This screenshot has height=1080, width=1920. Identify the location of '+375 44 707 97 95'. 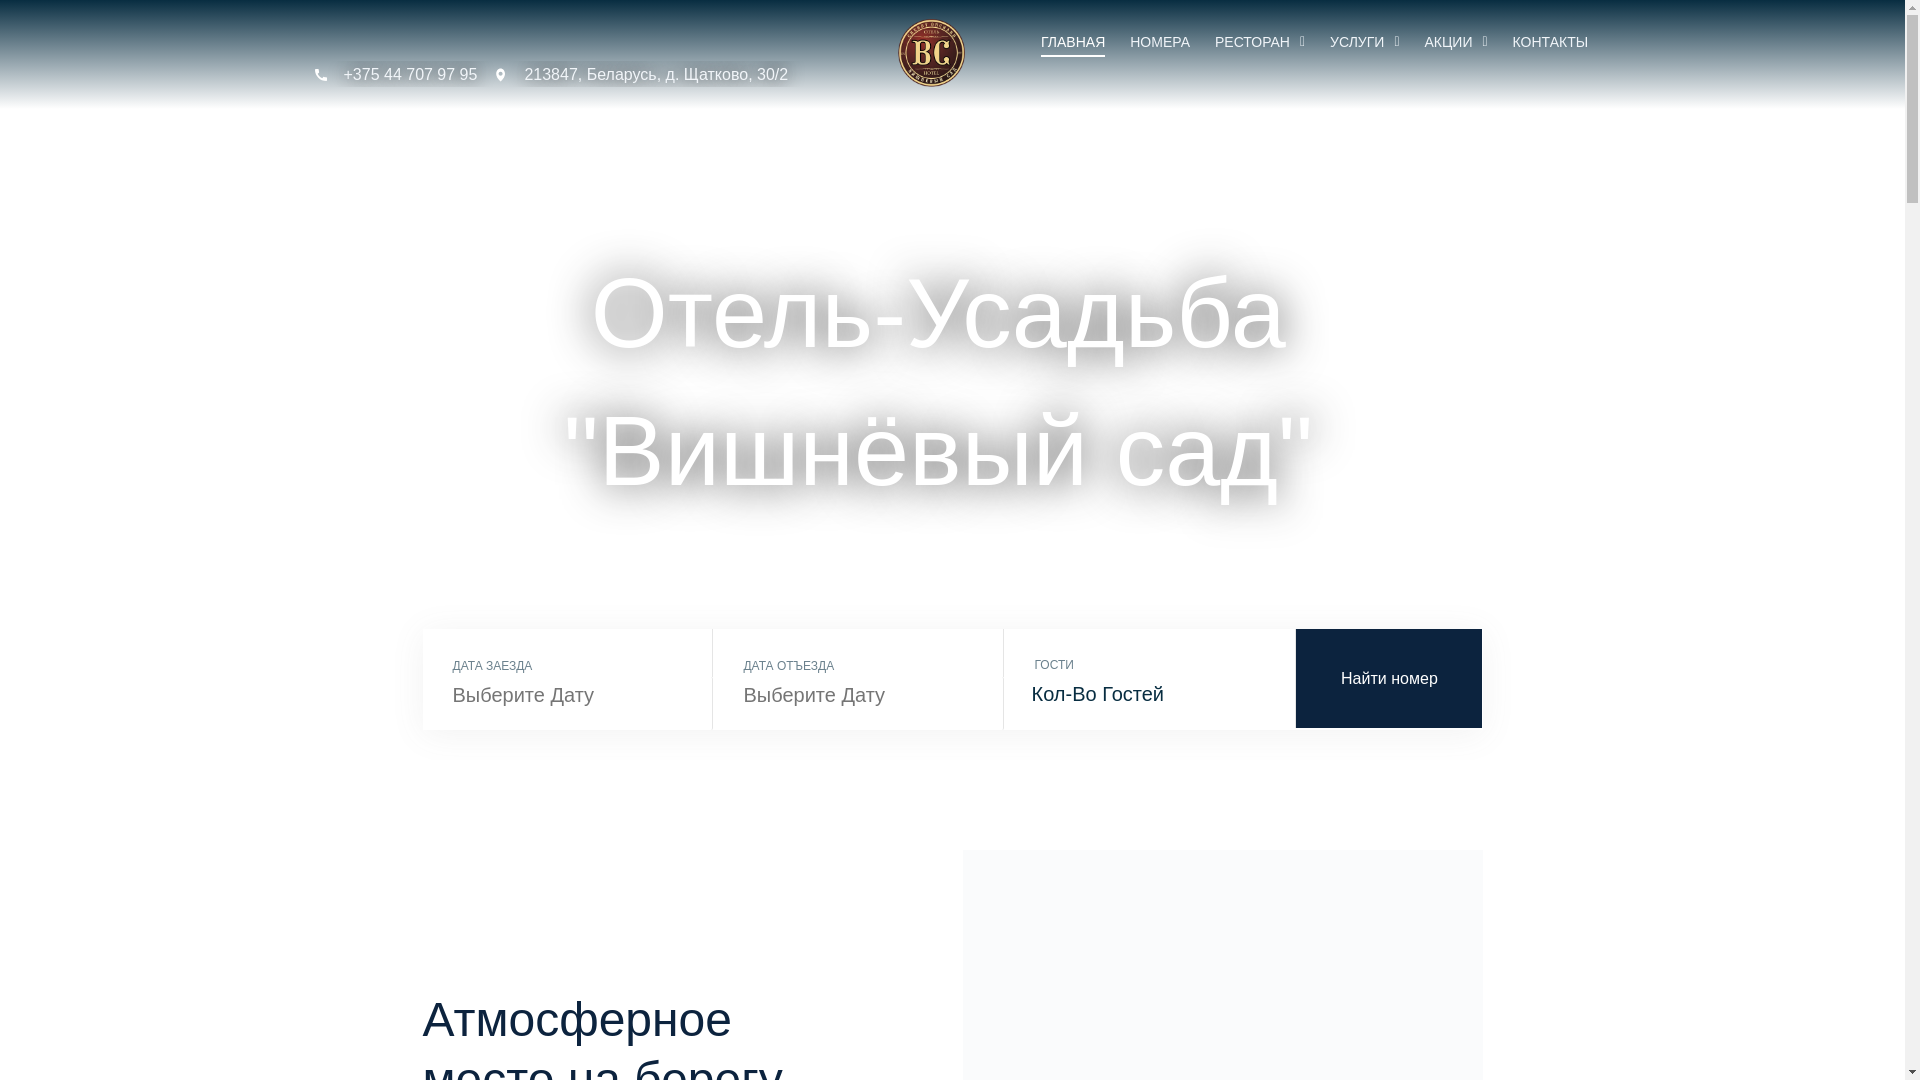
(394, 73).